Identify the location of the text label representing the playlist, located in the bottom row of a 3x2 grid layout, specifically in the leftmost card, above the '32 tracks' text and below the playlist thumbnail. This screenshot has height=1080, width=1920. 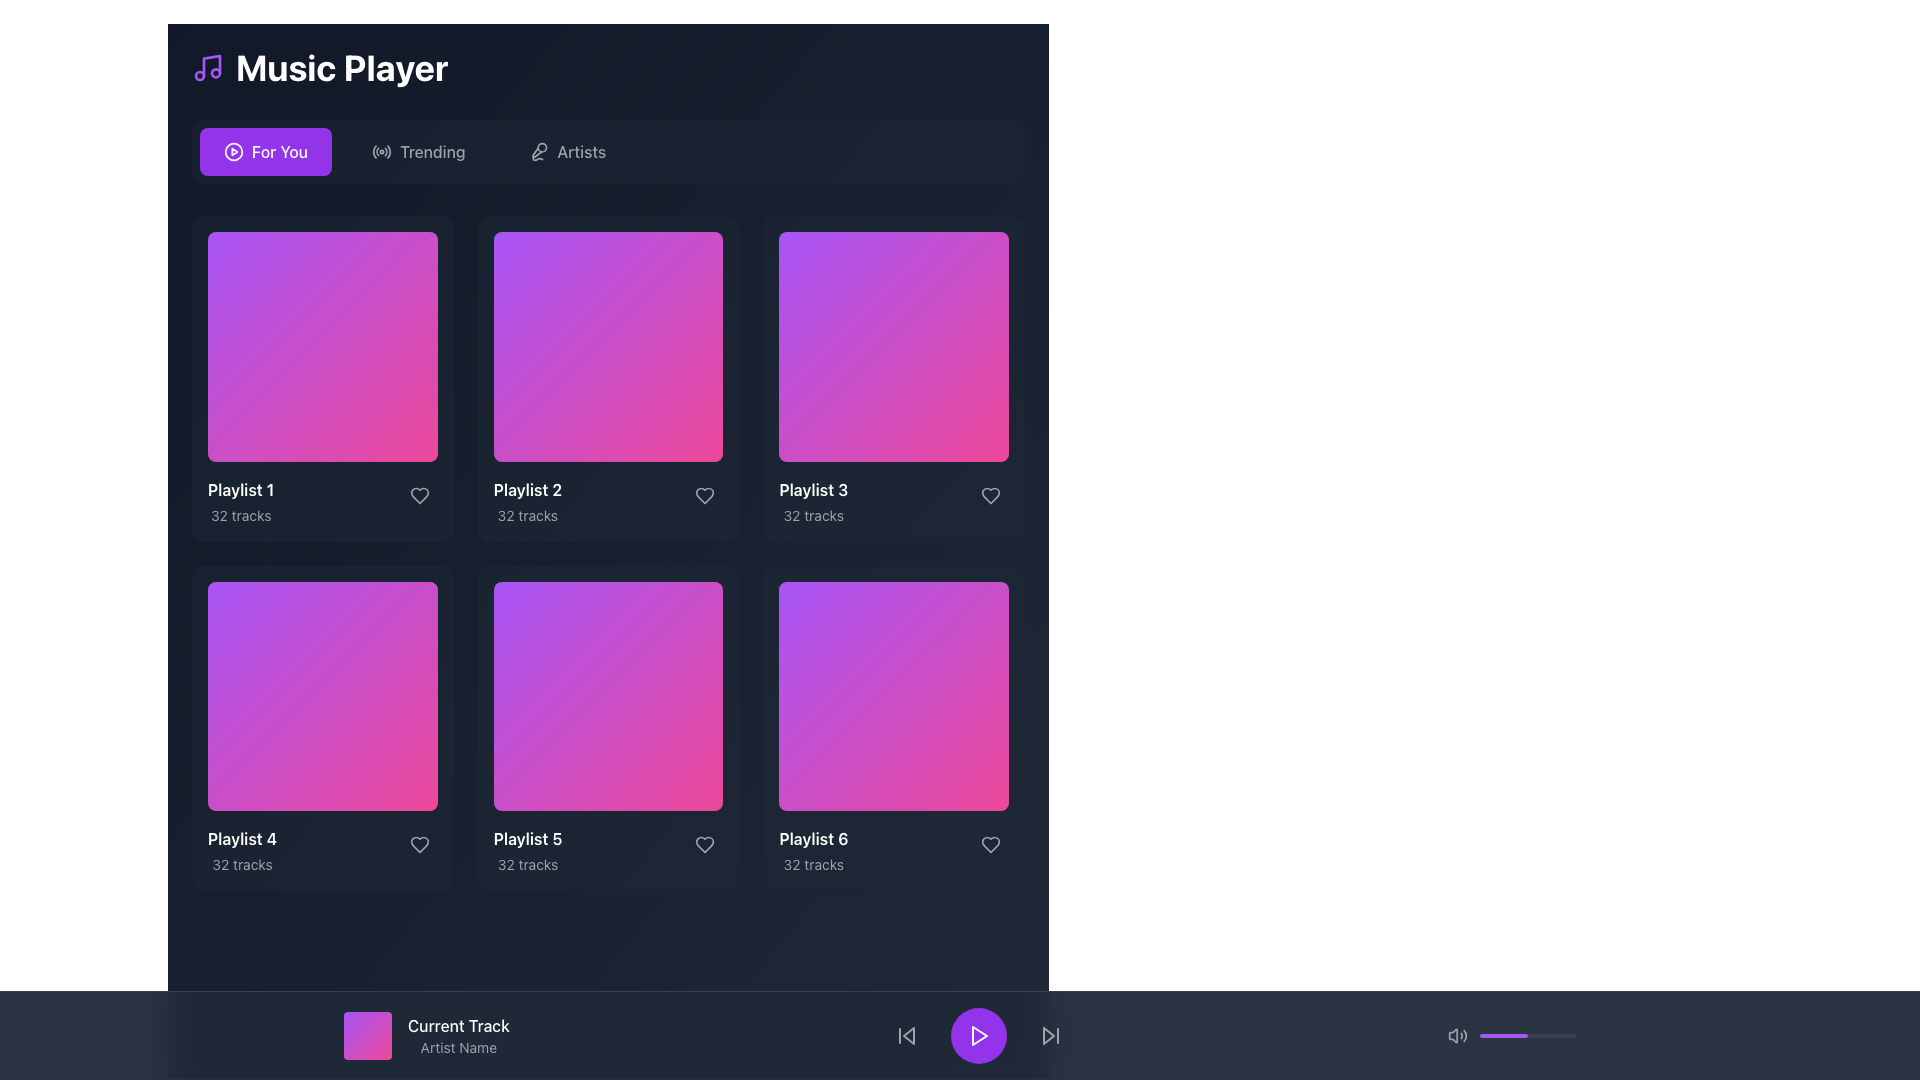
(528, 839).